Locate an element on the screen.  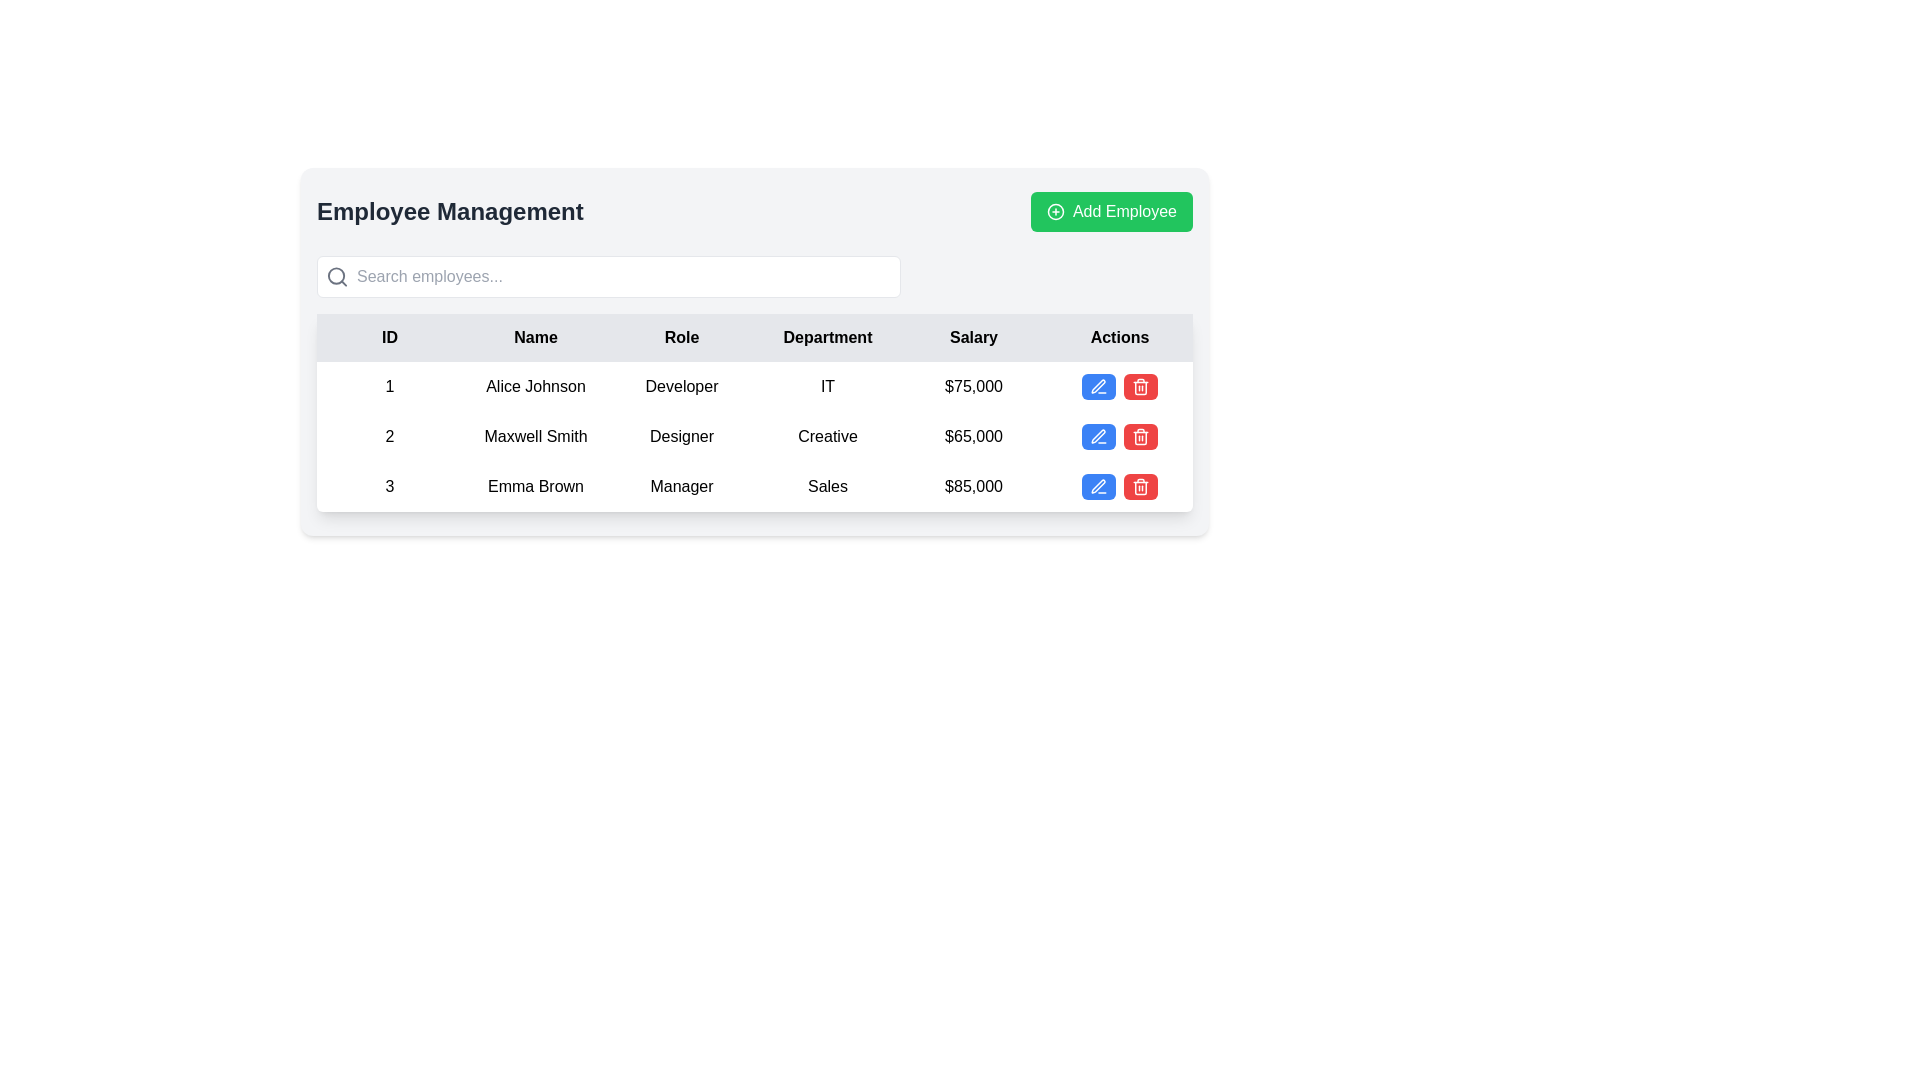
the delete button located in the Actions column of the third row in the data table to change its background color is located at coordinates (1141, 486).